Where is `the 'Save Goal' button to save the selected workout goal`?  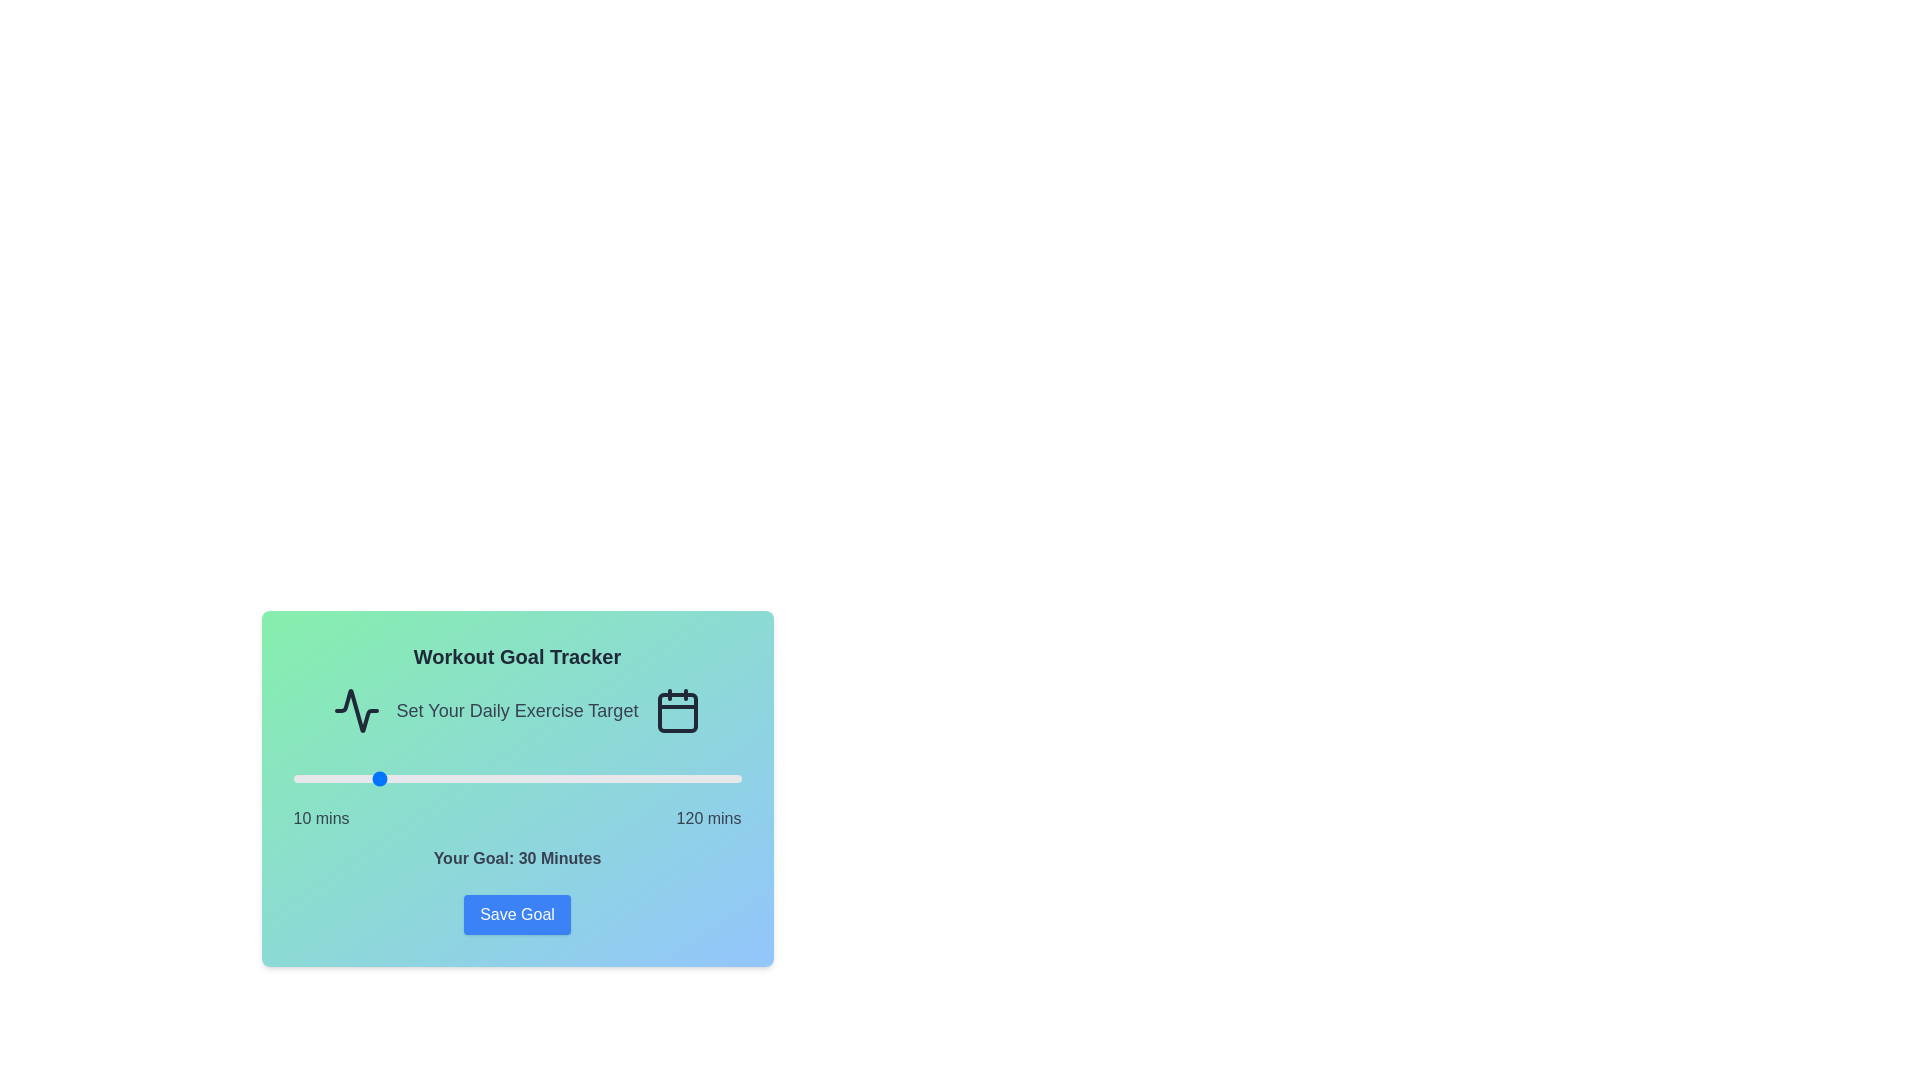 the 'Save Goal' button to save the selected workout goal is located at coordinates (517, 914).